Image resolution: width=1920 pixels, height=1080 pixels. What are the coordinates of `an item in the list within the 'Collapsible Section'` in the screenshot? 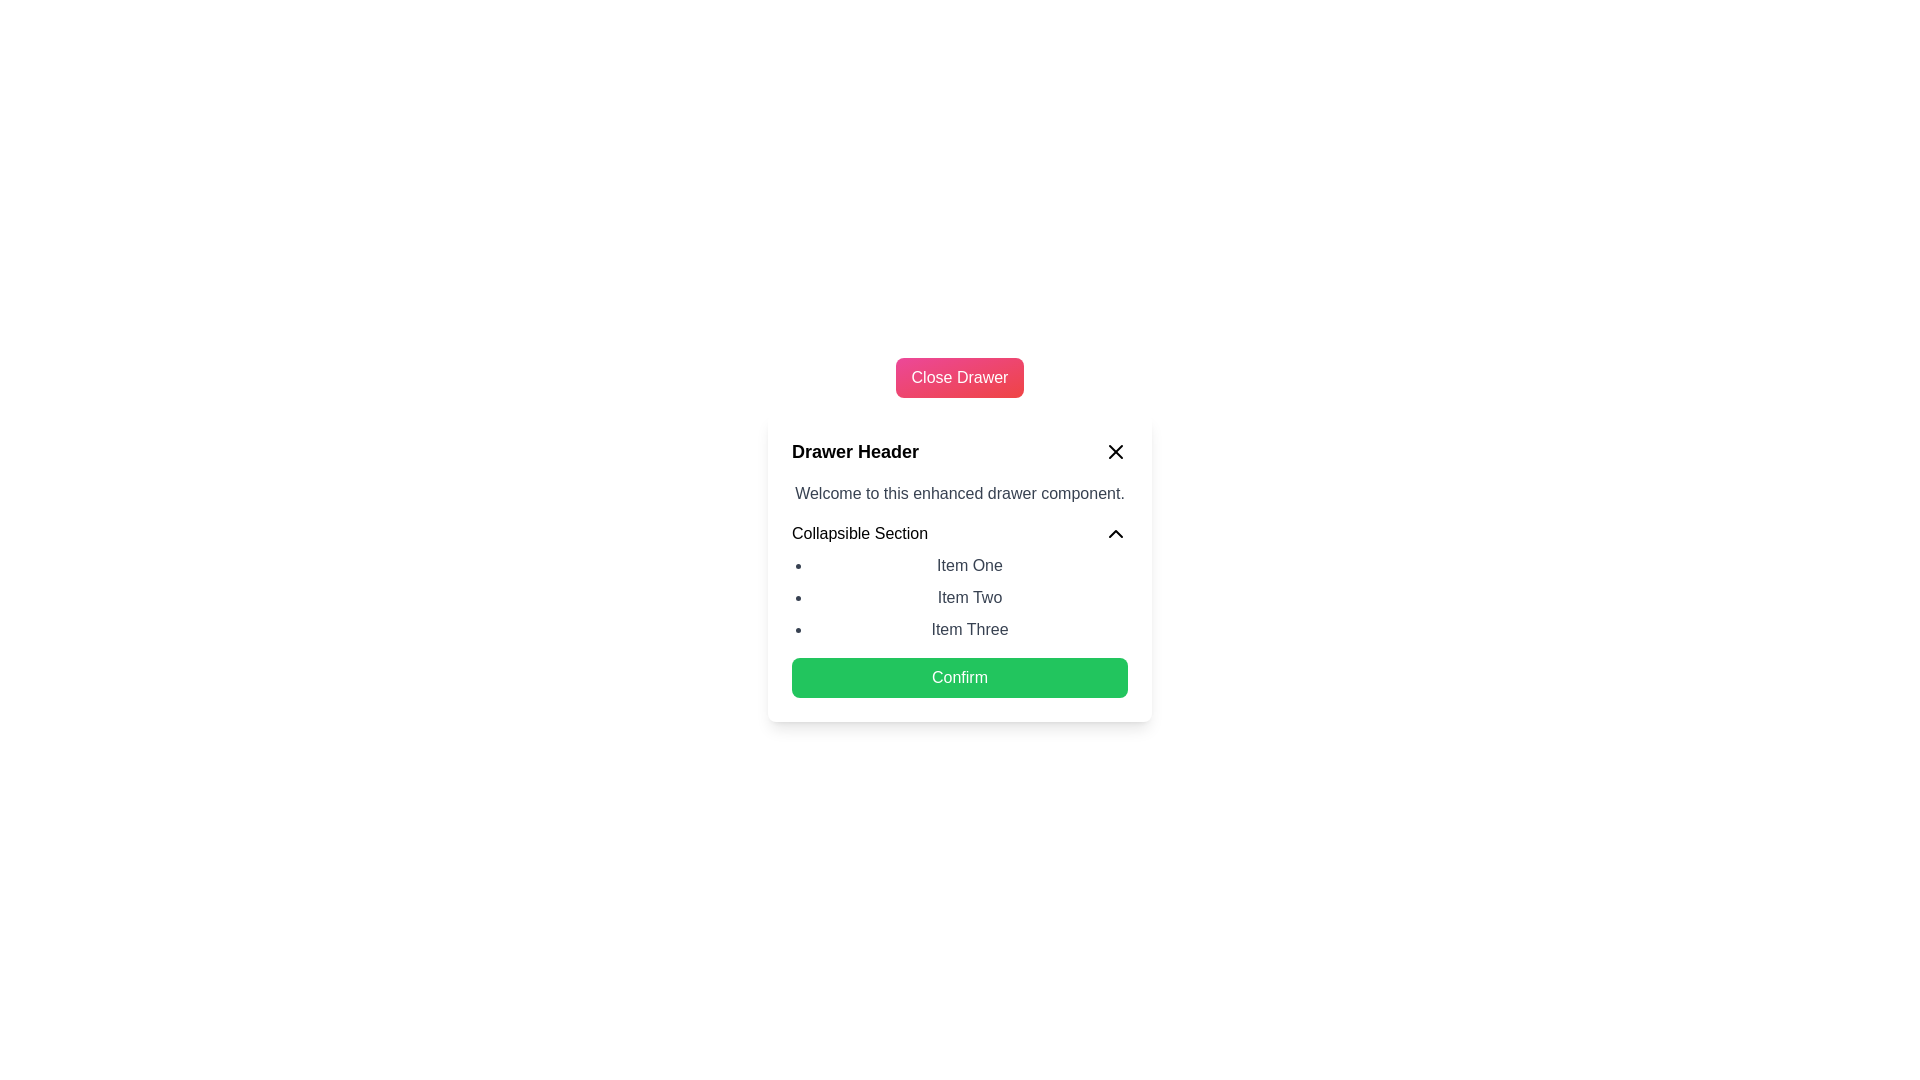 It's located at (960, 567).